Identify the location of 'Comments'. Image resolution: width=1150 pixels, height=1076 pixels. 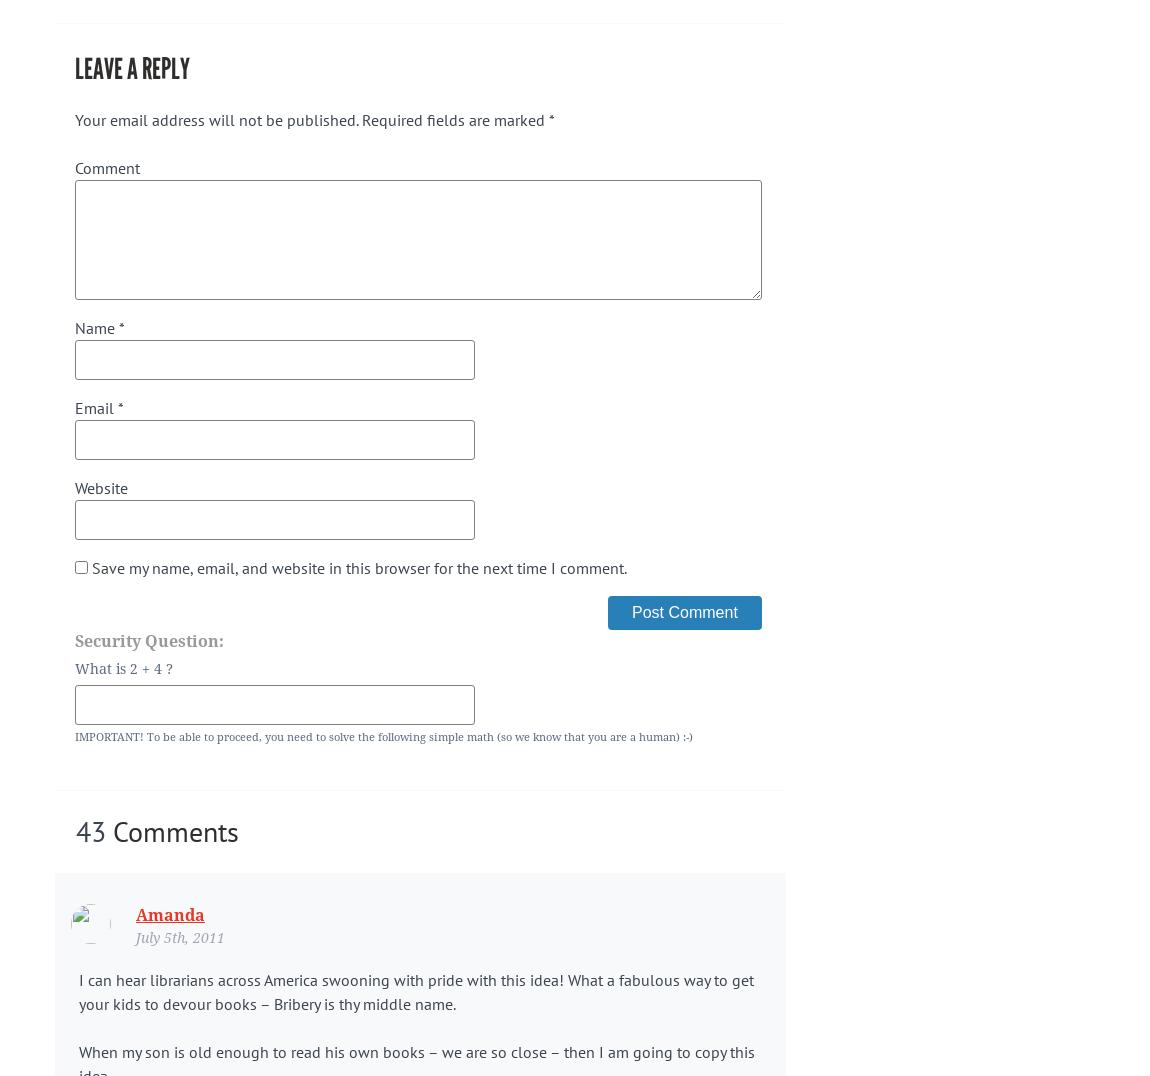
(171, 830).